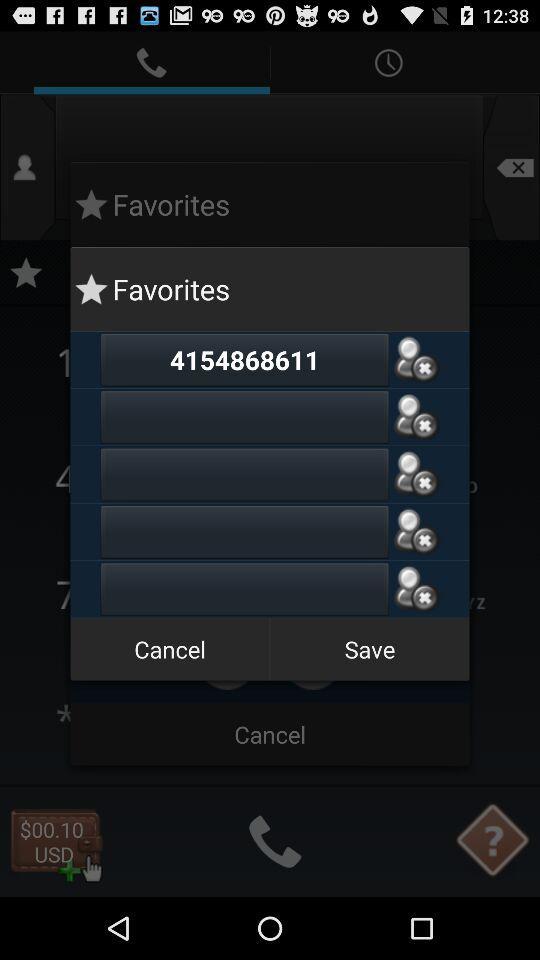 The image size is (540, 960). I want to click on edit fourth favorite, so click(244, 530).